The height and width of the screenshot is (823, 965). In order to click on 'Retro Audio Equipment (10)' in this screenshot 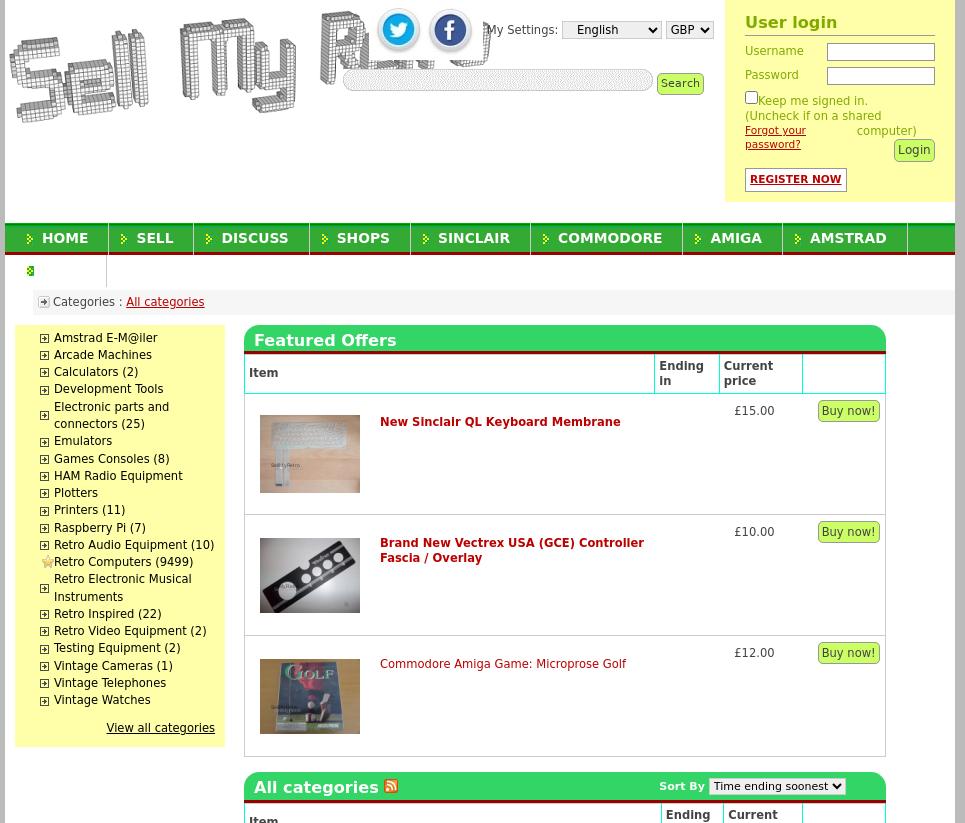, I will do `click(54, 543)`.